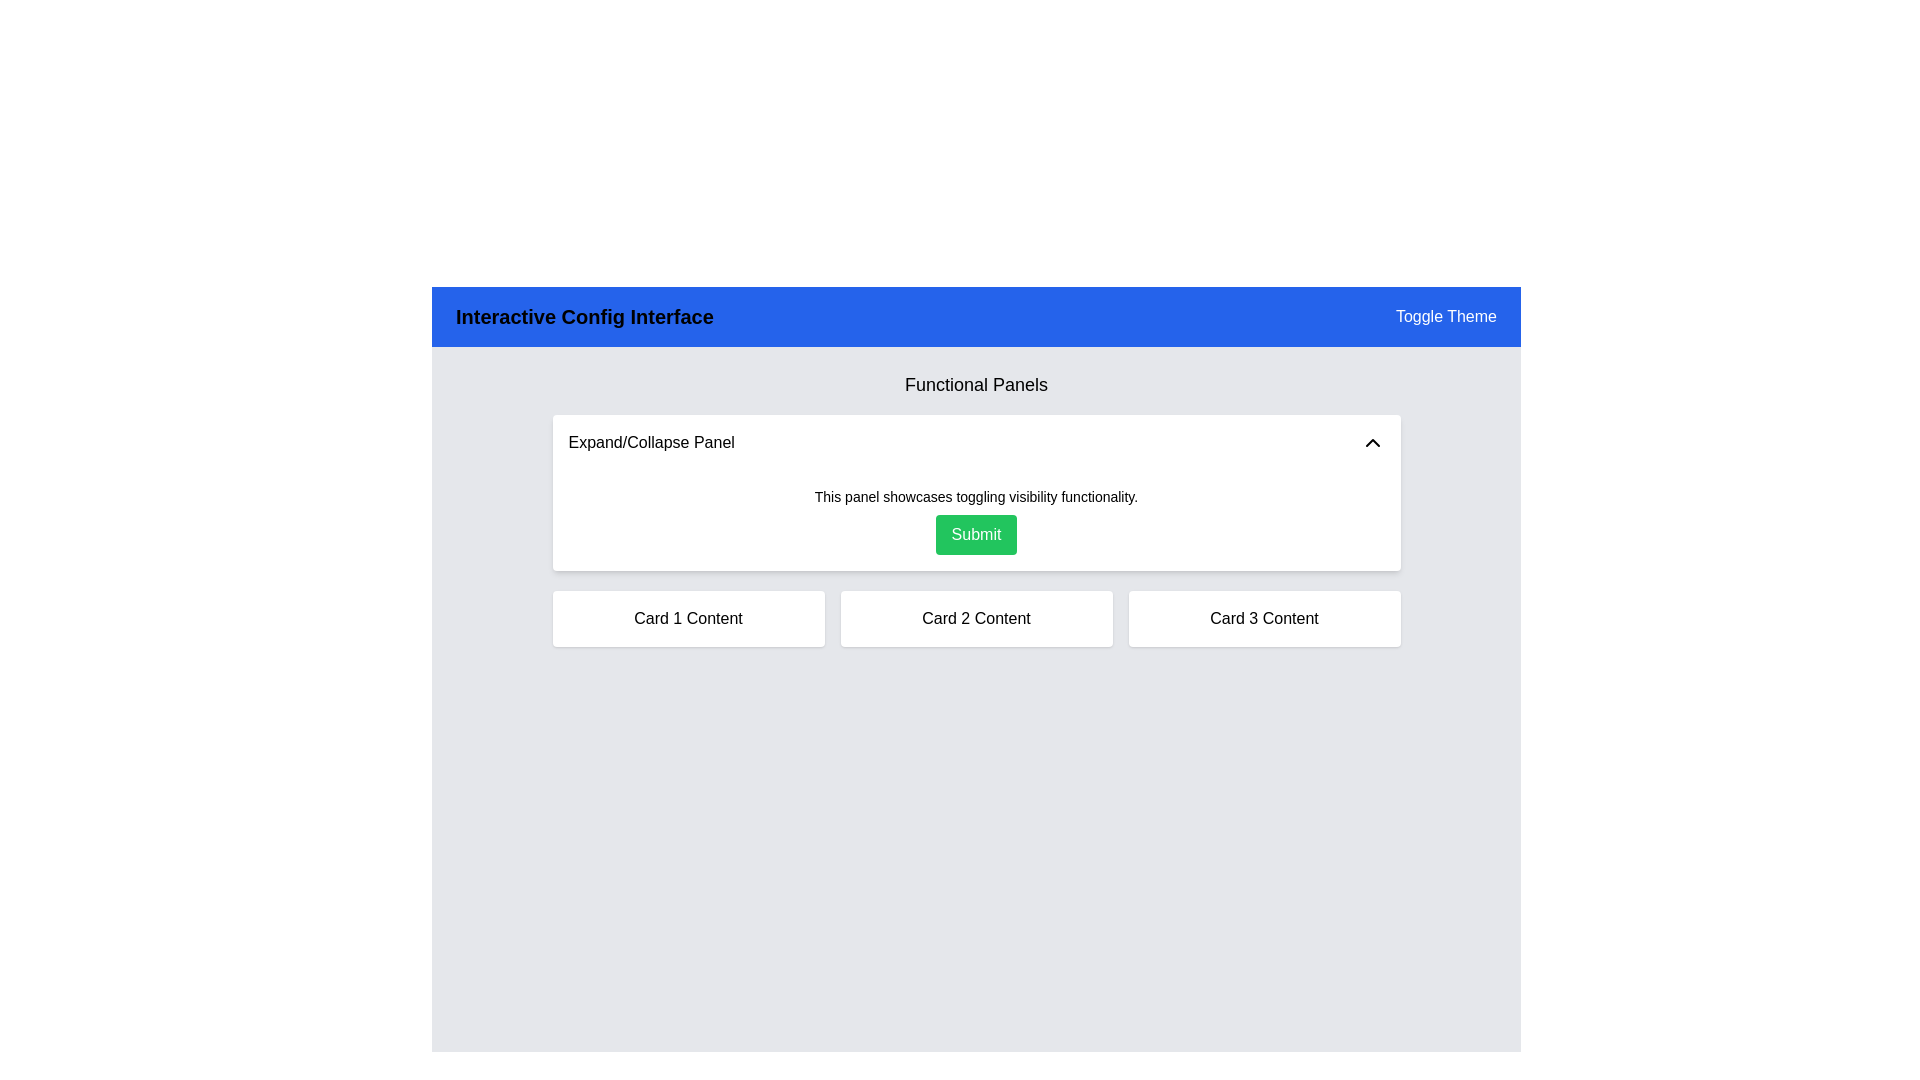 The image size is (1920, 1080). What do you see at coordinates (1371, 442) in the screenshot?
I see `the small upward-pointing chevron icon outlined in black, located to the far-right of the 'Expand/Collapse Panel' label` at bounding box center [1371, 442].